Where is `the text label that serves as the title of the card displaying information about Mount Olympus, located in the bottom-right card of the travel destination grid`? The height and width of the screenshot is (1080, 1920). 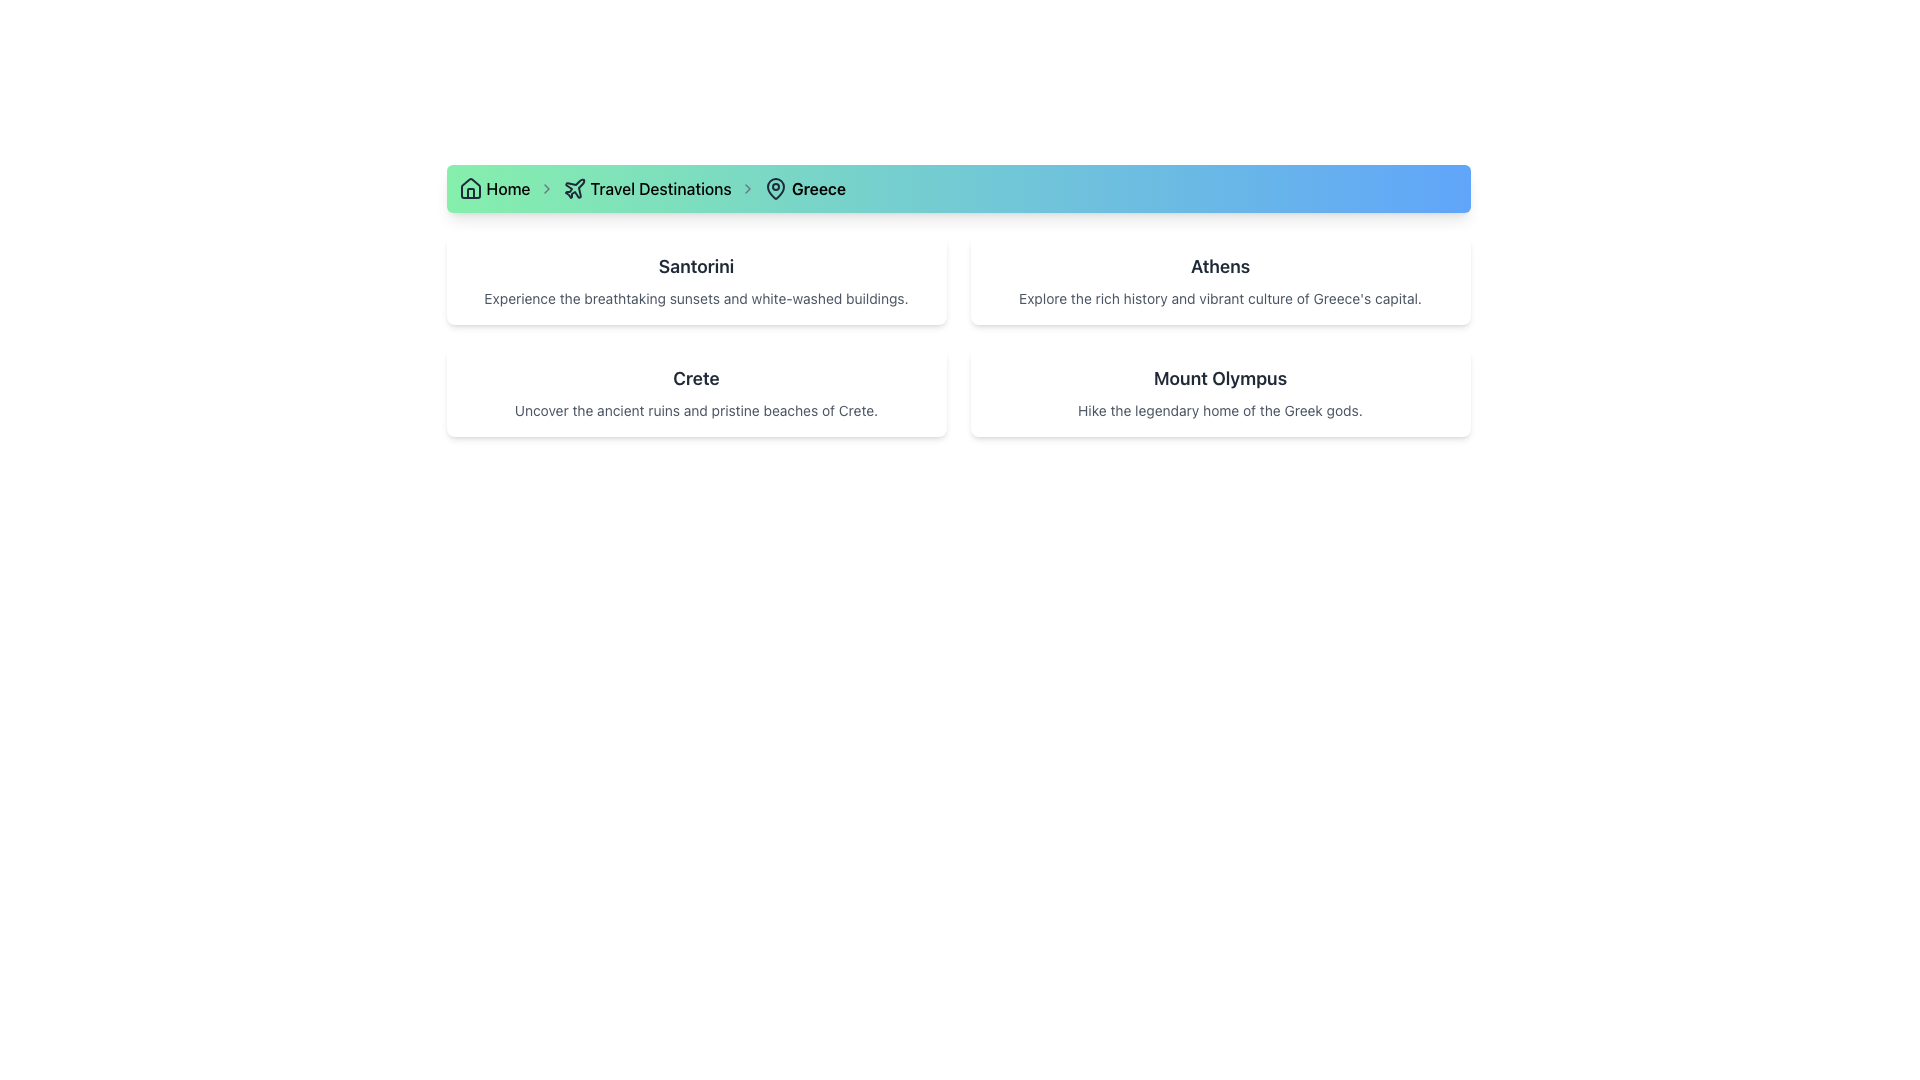 the text label that serves as the title of the card displaying information about Mount Olympus, located in the bottom-right card of the travel destination grid is located at coordinates (1219, 378).